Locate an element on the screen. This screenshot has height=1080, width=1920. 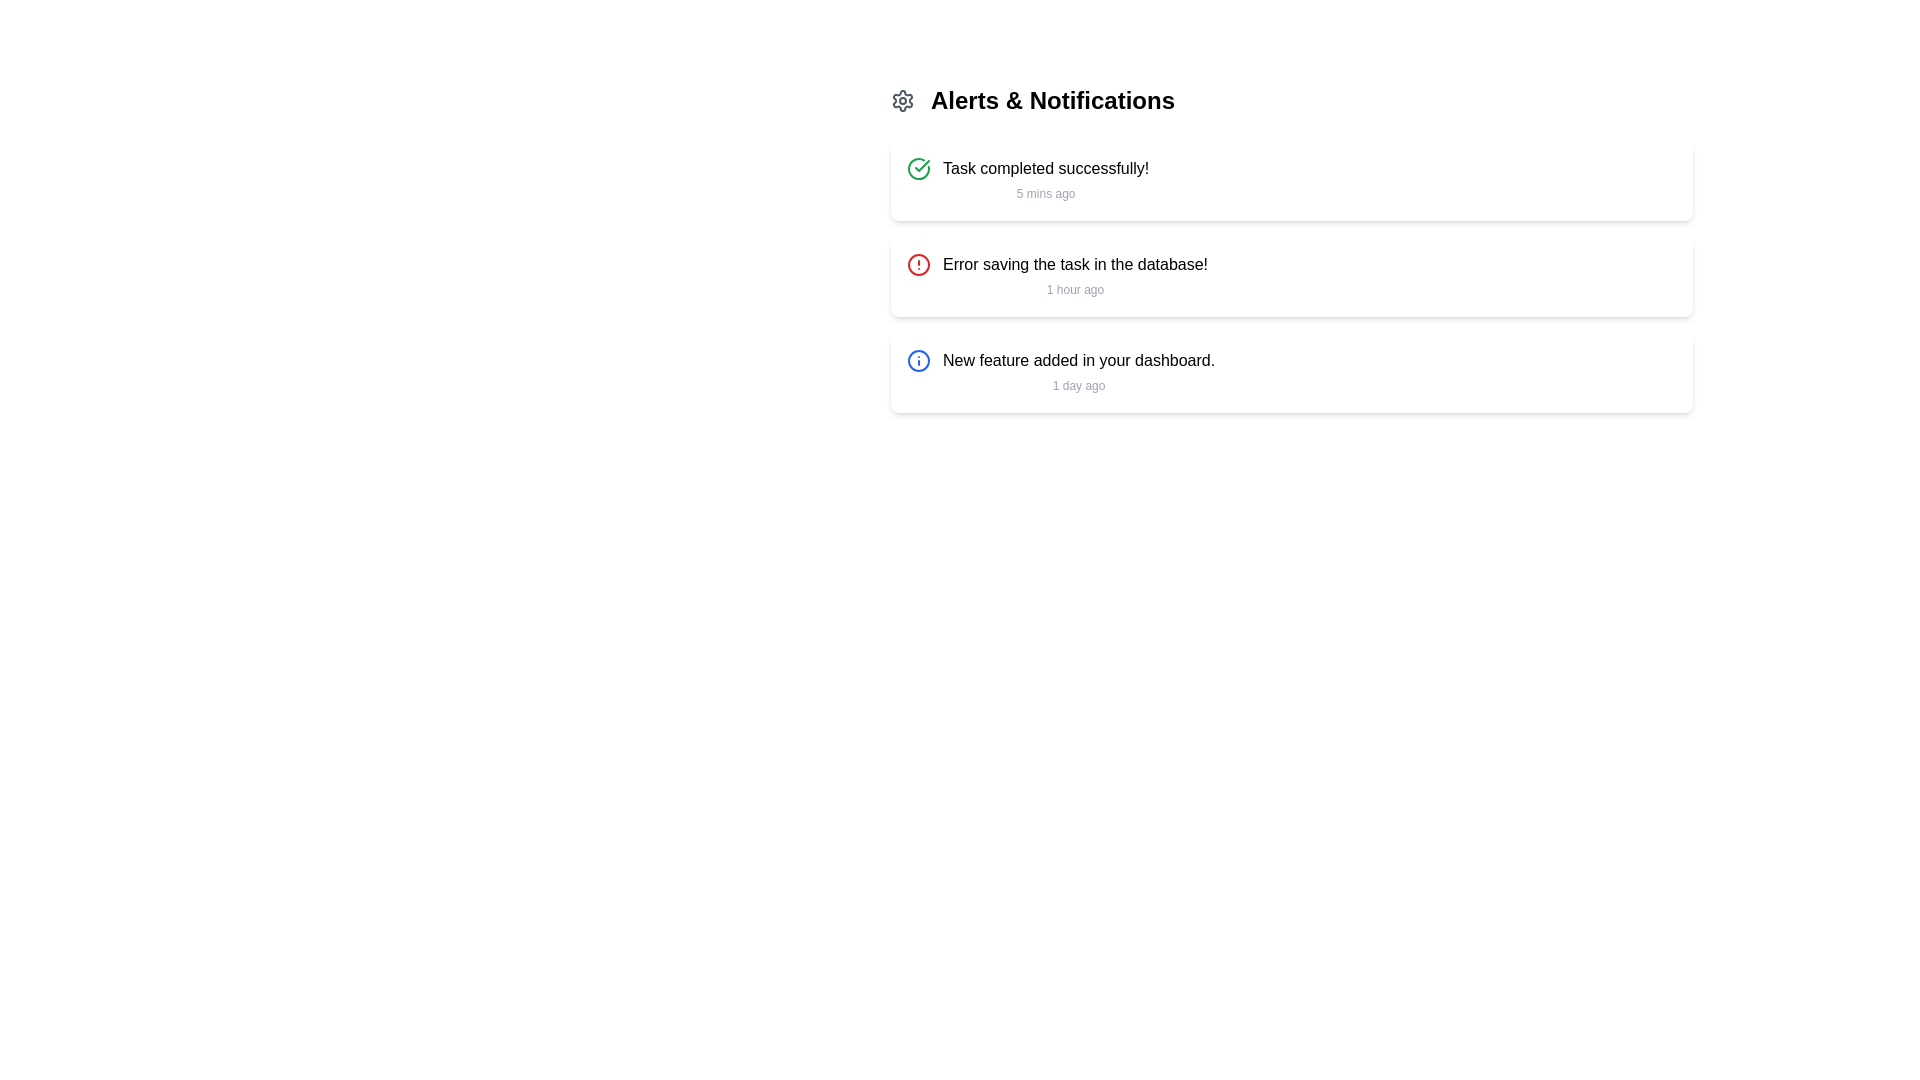
the text display component of the notification that reads 'Task completed successfully!' with a timestamp '5 mins ago', which is styled with a prominent message and a green checkmark icon to the left is located at coordinates (1045, 181).